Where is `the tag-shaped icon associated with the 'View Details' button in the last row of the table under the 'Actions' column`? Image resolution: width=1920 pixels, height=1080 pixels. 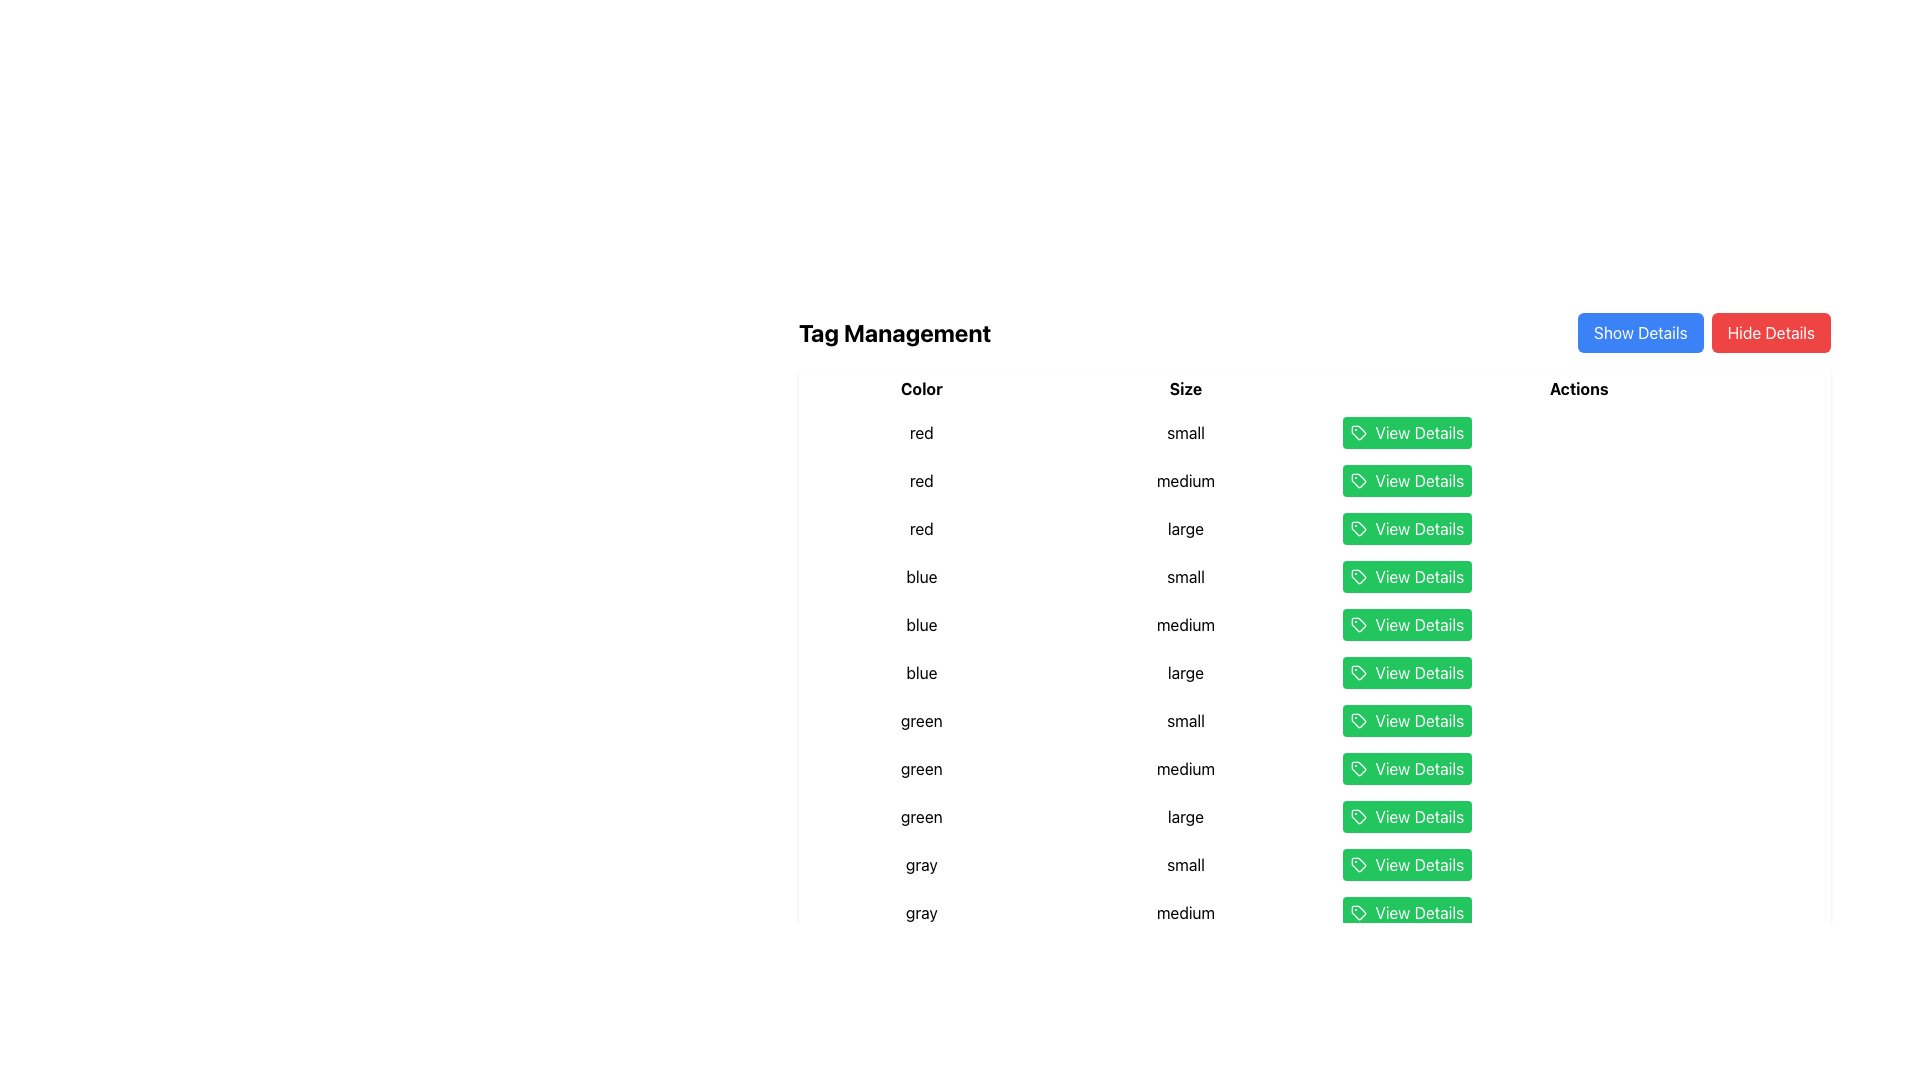
the tag-shaped icon associated with the 'View Details' button in the last row of the table under the 'Actions' column is located at coordinates (1359, 817).